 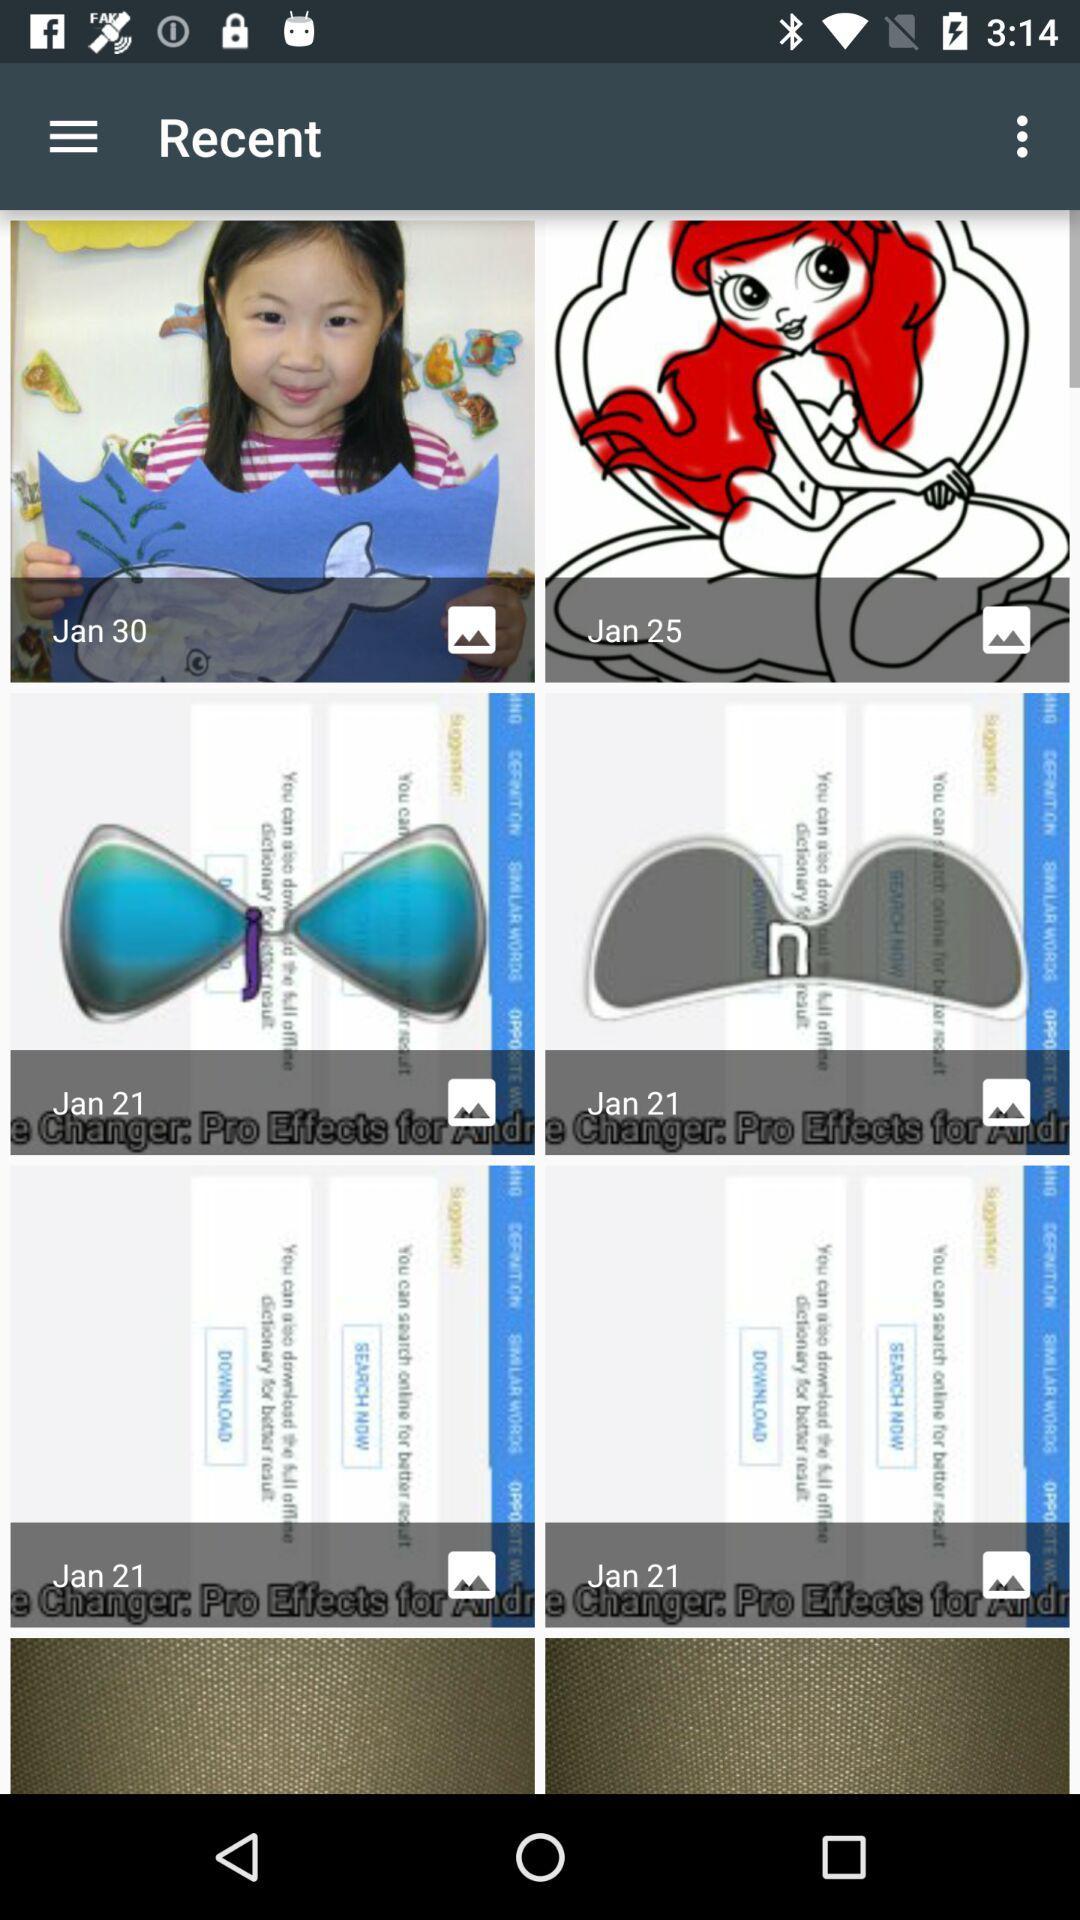 What do you see at coordinates (72, 135) in the screenshot?
I see `app to the left of the recent` at bounding box center [72, 135].